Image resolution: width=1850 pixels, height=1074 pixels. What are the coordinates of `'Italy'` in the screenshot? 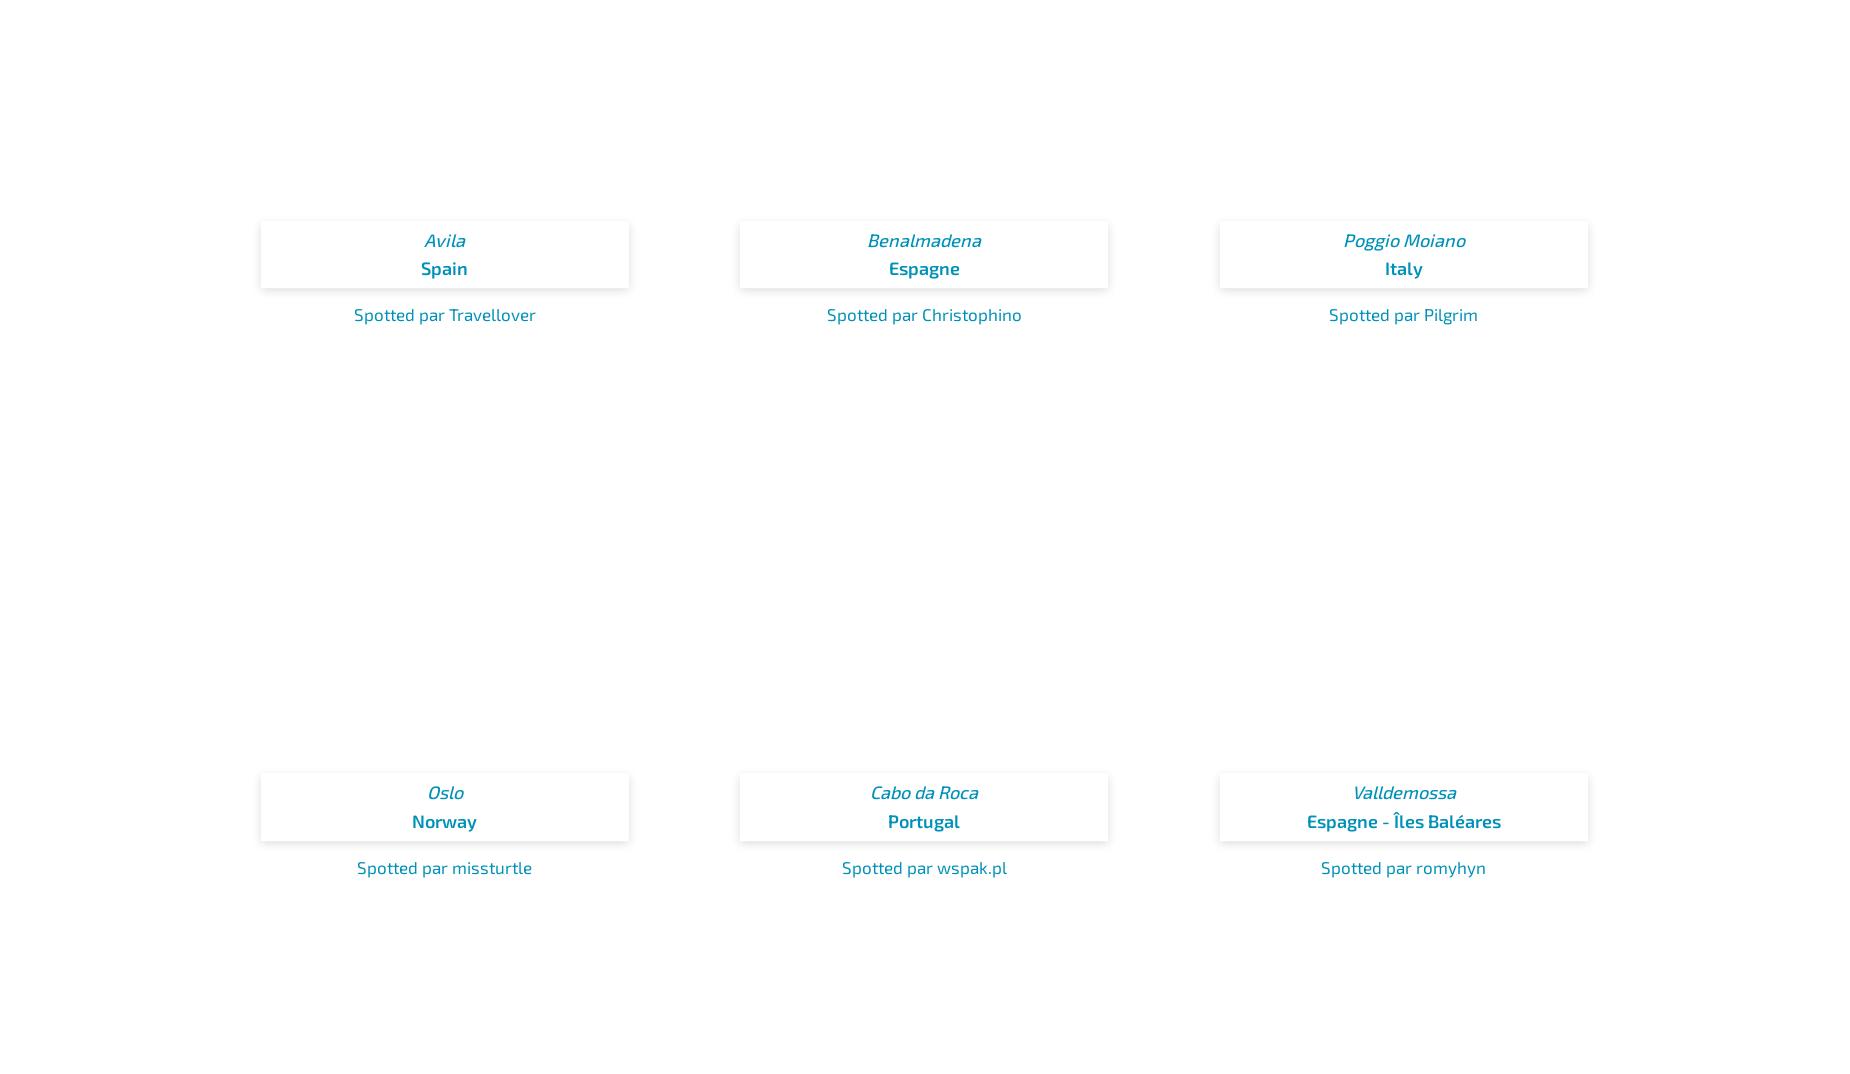 It's located at (1382, 266).